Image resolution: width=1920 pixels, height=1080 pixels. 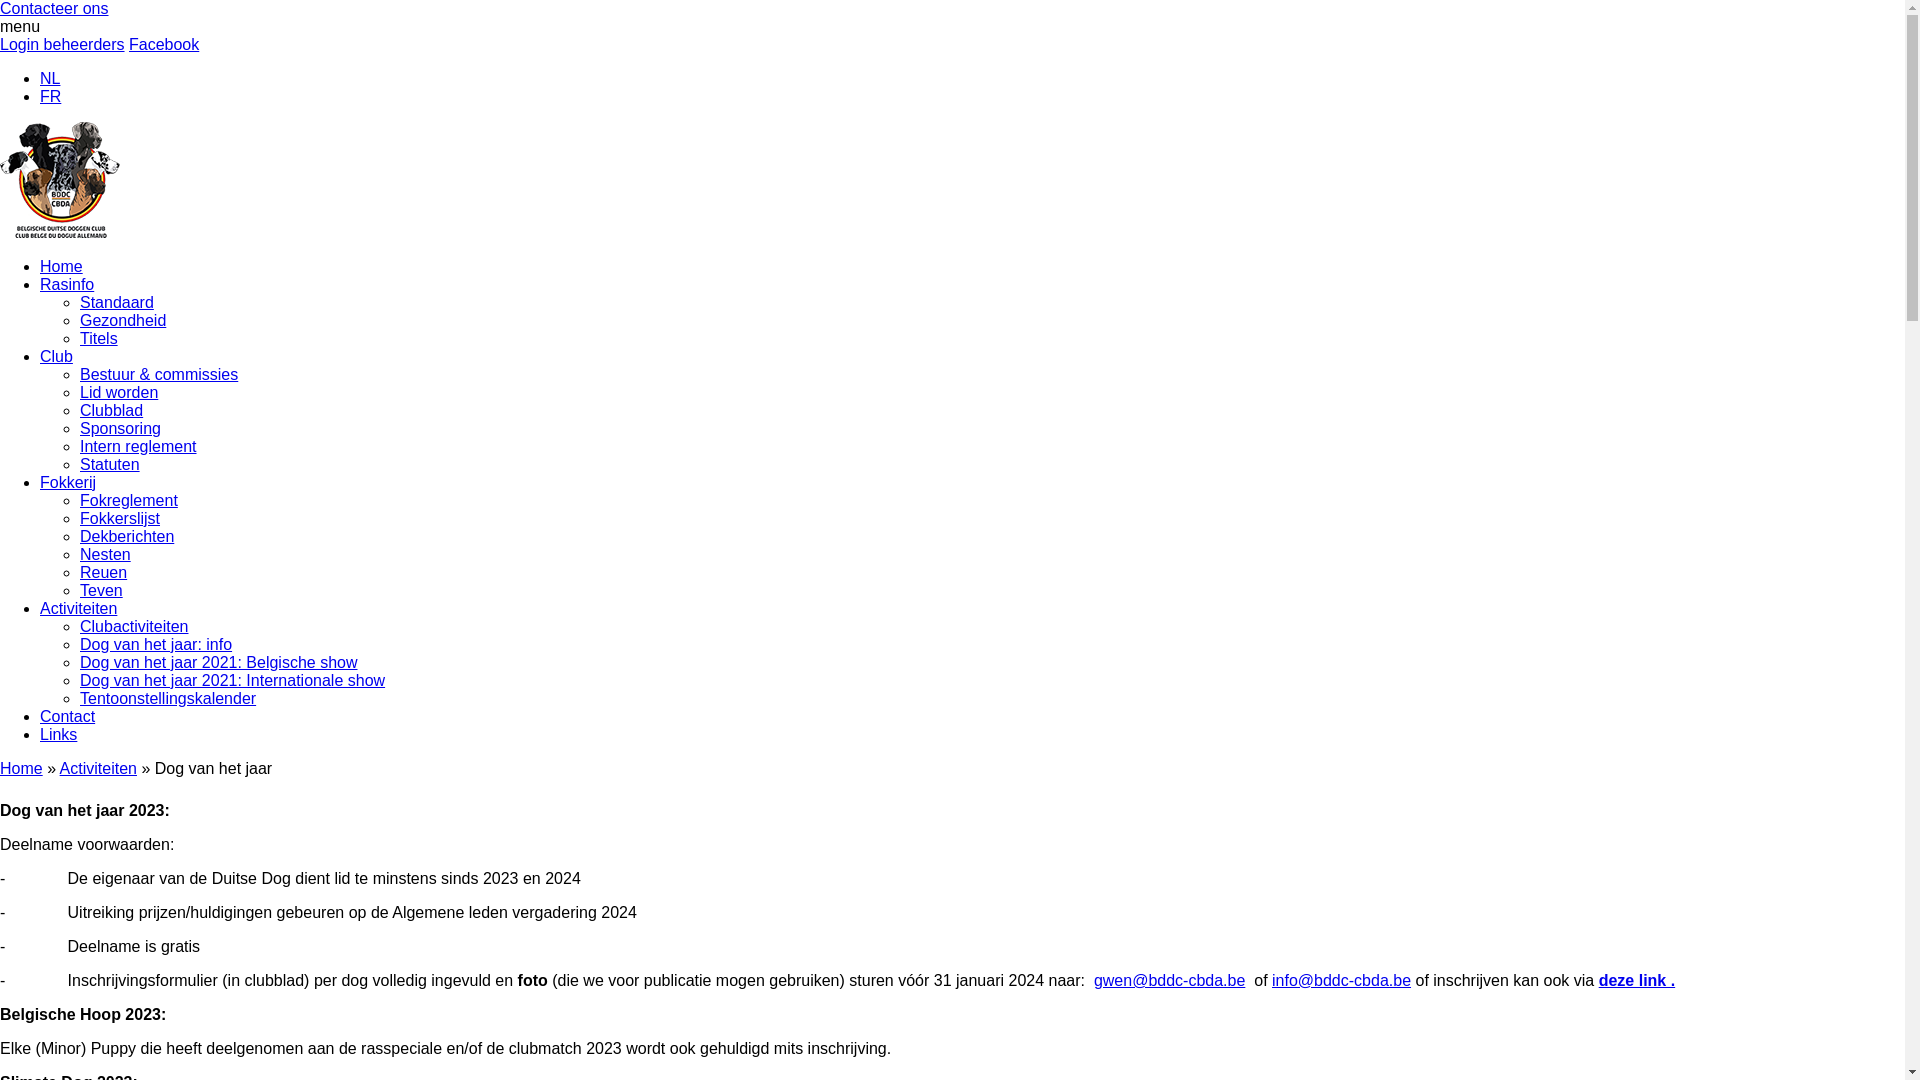 I want to click on 'Contact', so click(x=67, y=715).